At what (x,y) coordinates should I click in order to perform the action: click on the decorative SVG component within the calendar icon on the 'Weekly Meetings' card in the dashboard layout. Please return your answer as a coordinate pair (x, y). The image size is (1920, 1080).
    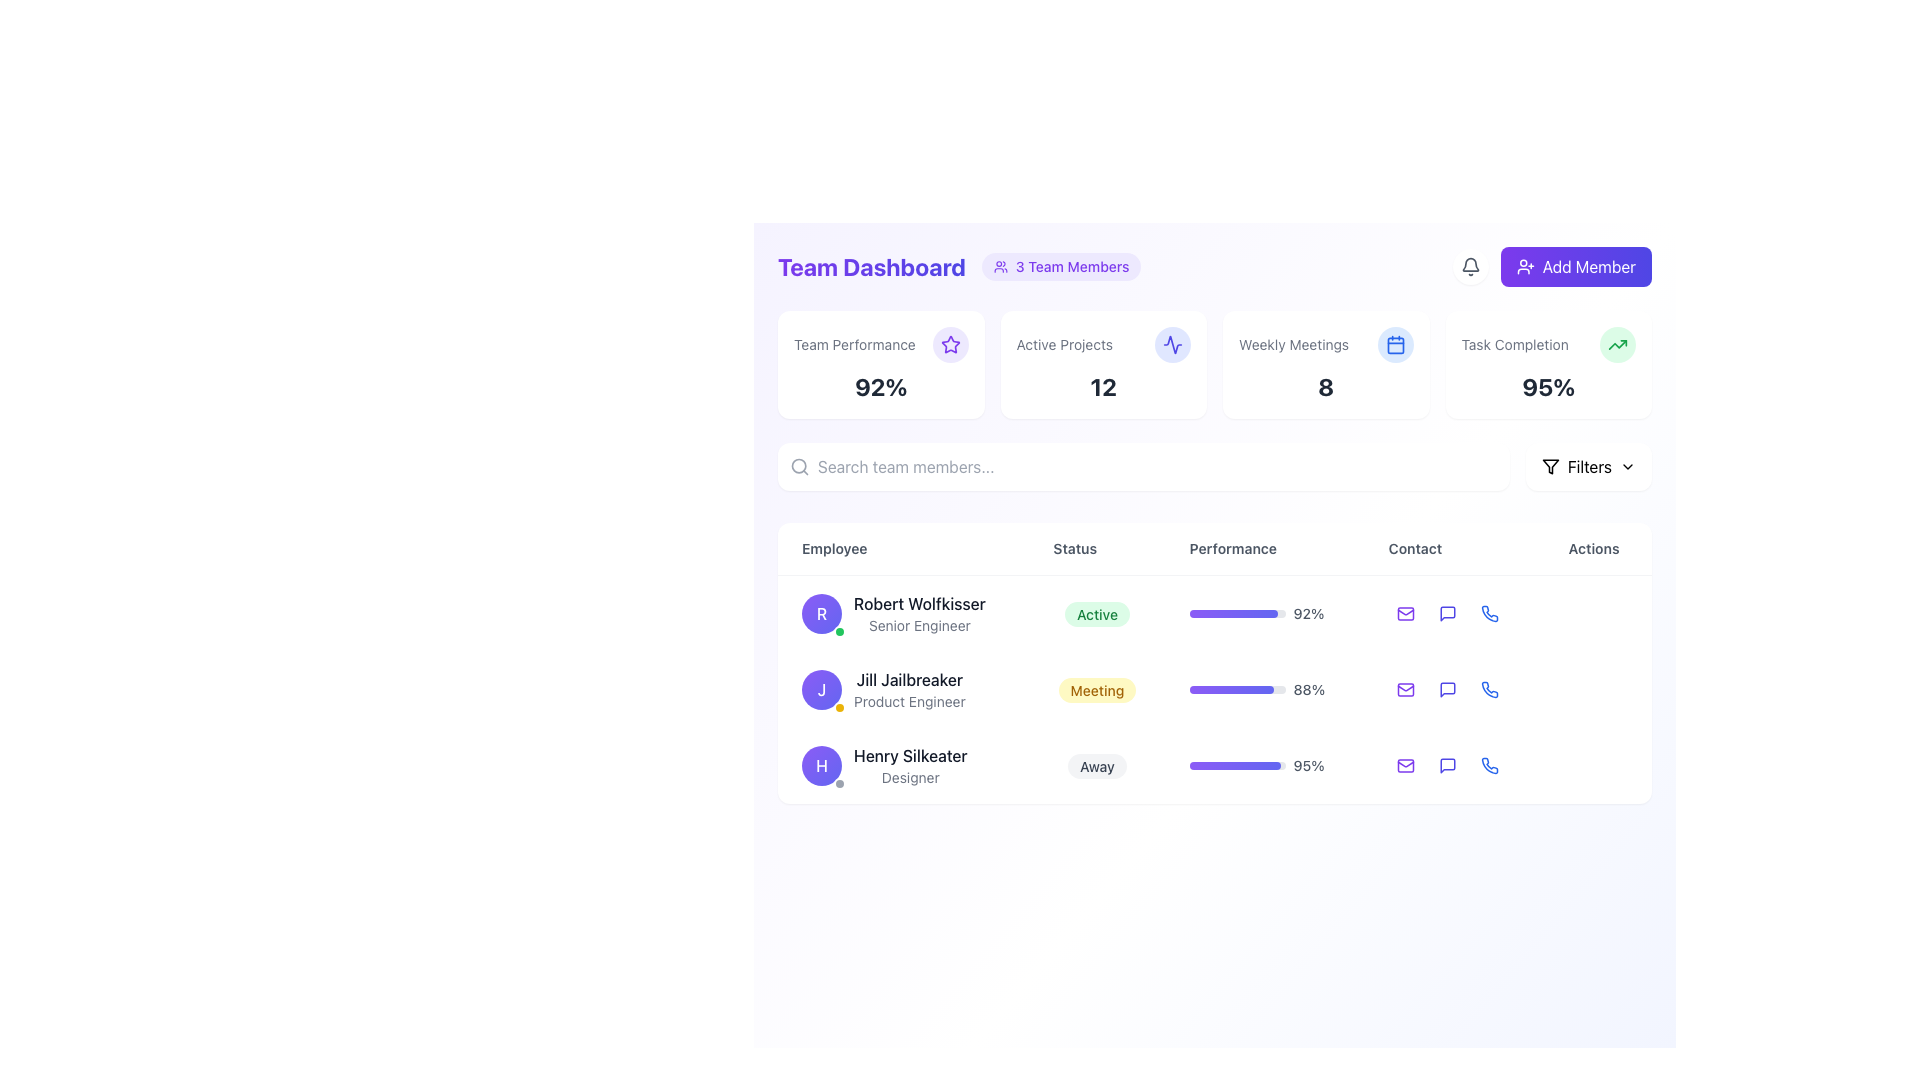
    Looking at the image, I should click on (1394, 344).